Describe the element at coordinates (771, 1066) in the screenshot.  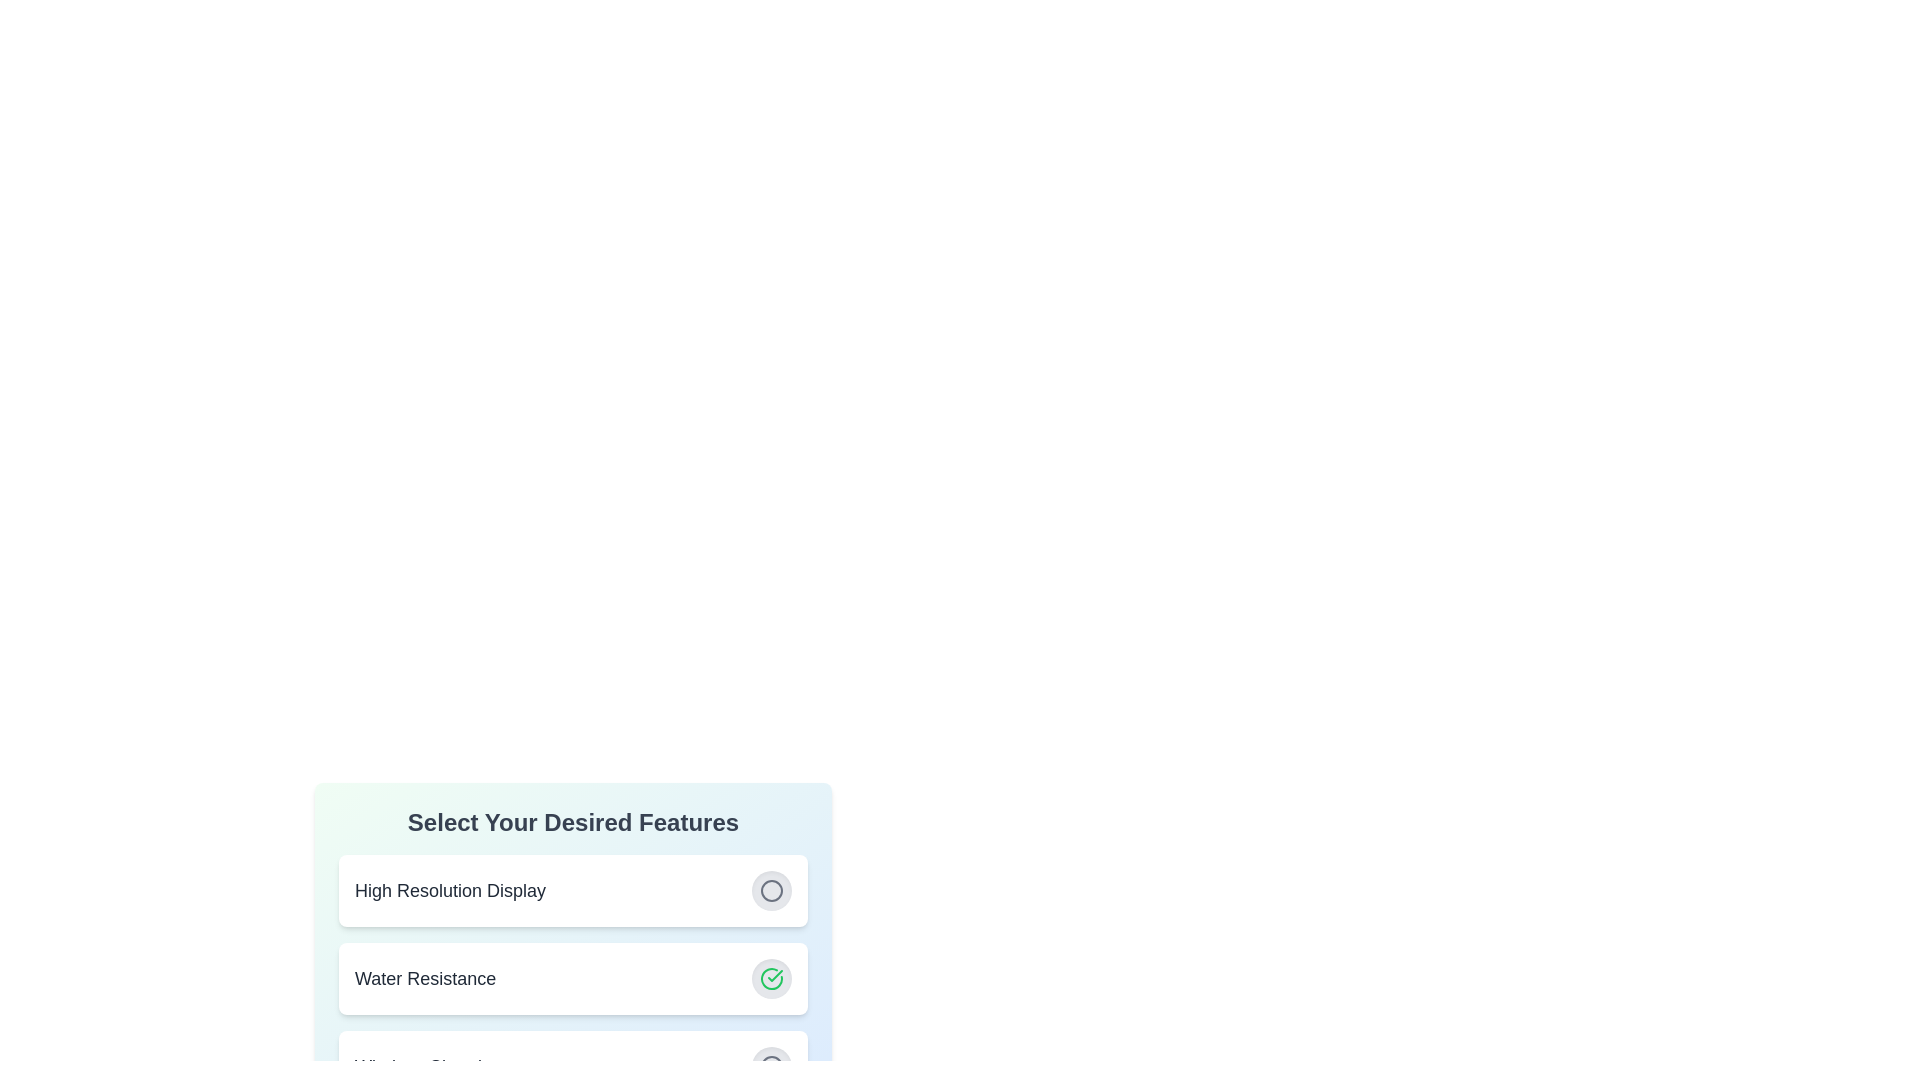
I see `the circular icon located inside the circular button at the bottom of the feature selection interface` at that location.